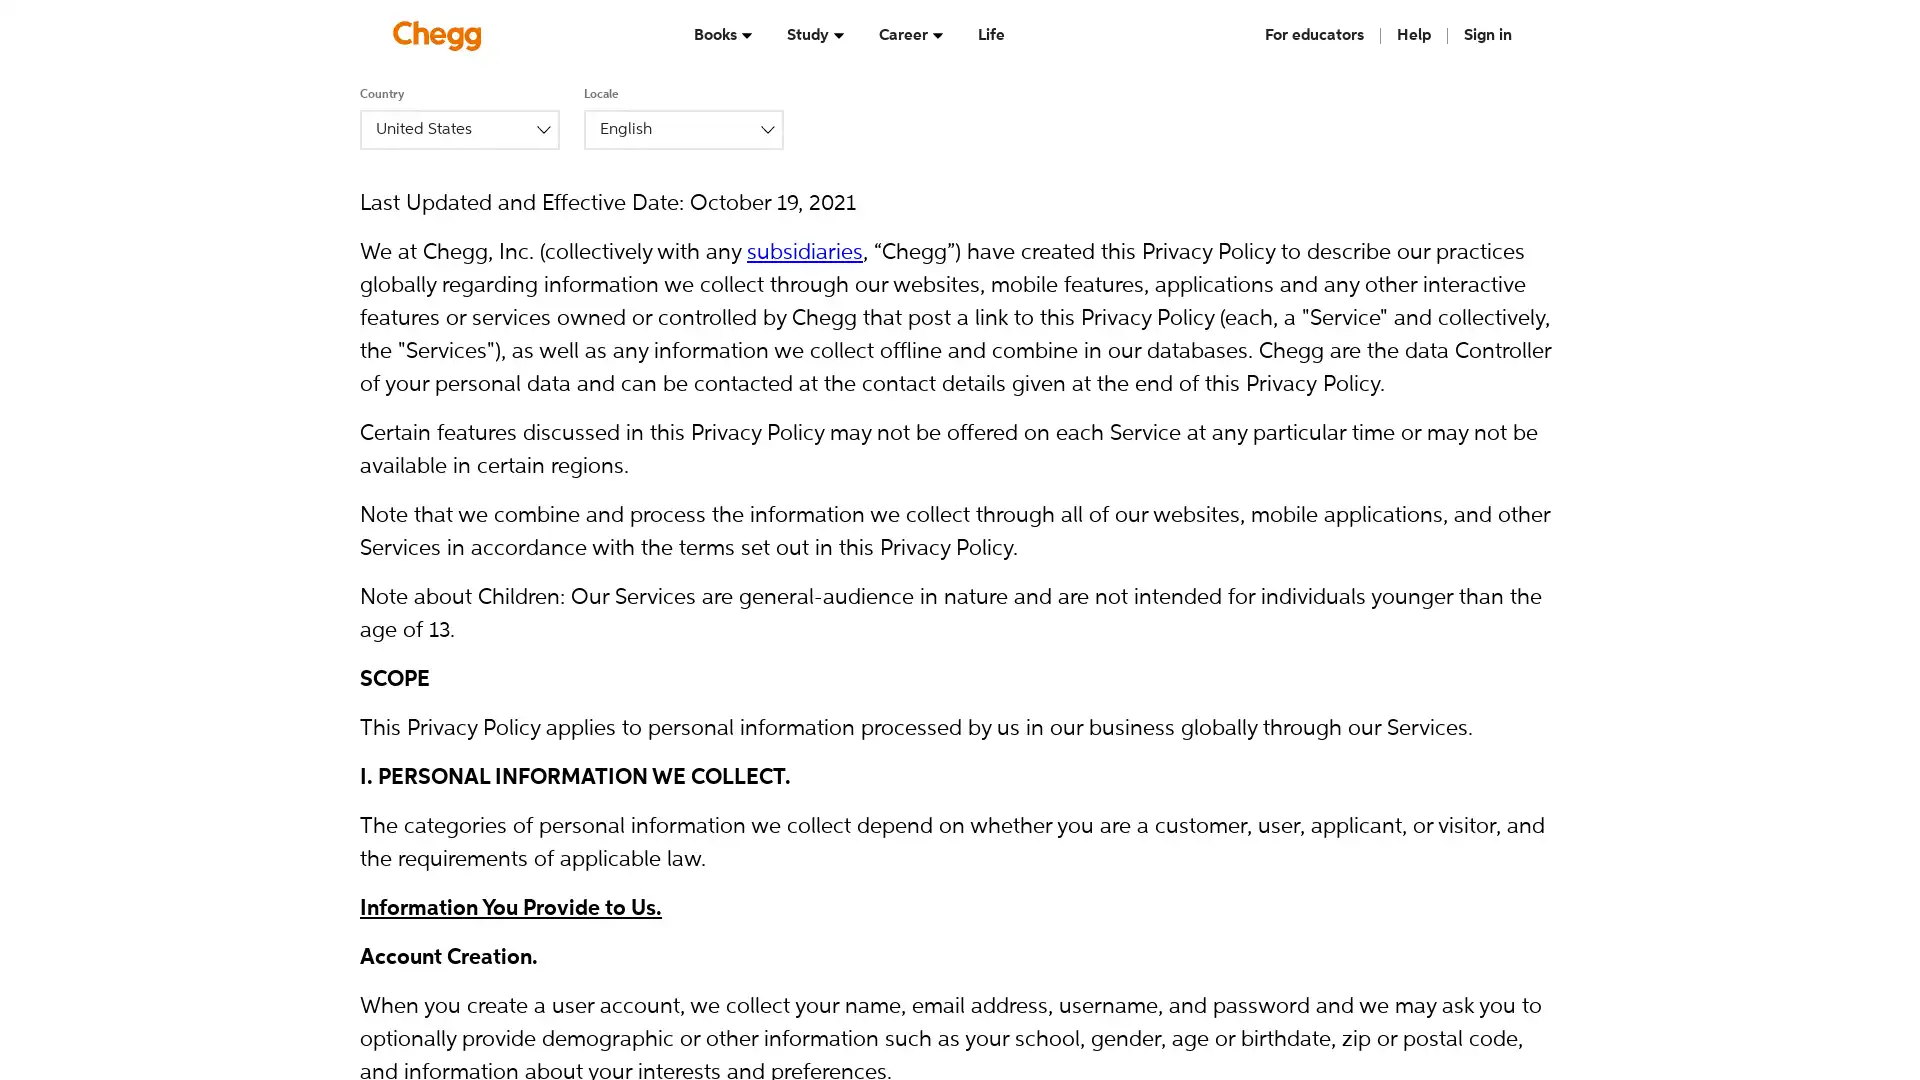  Describe the element at coordinates (839, 35) in the screenshot. I see `open submenu for Study` at that location.